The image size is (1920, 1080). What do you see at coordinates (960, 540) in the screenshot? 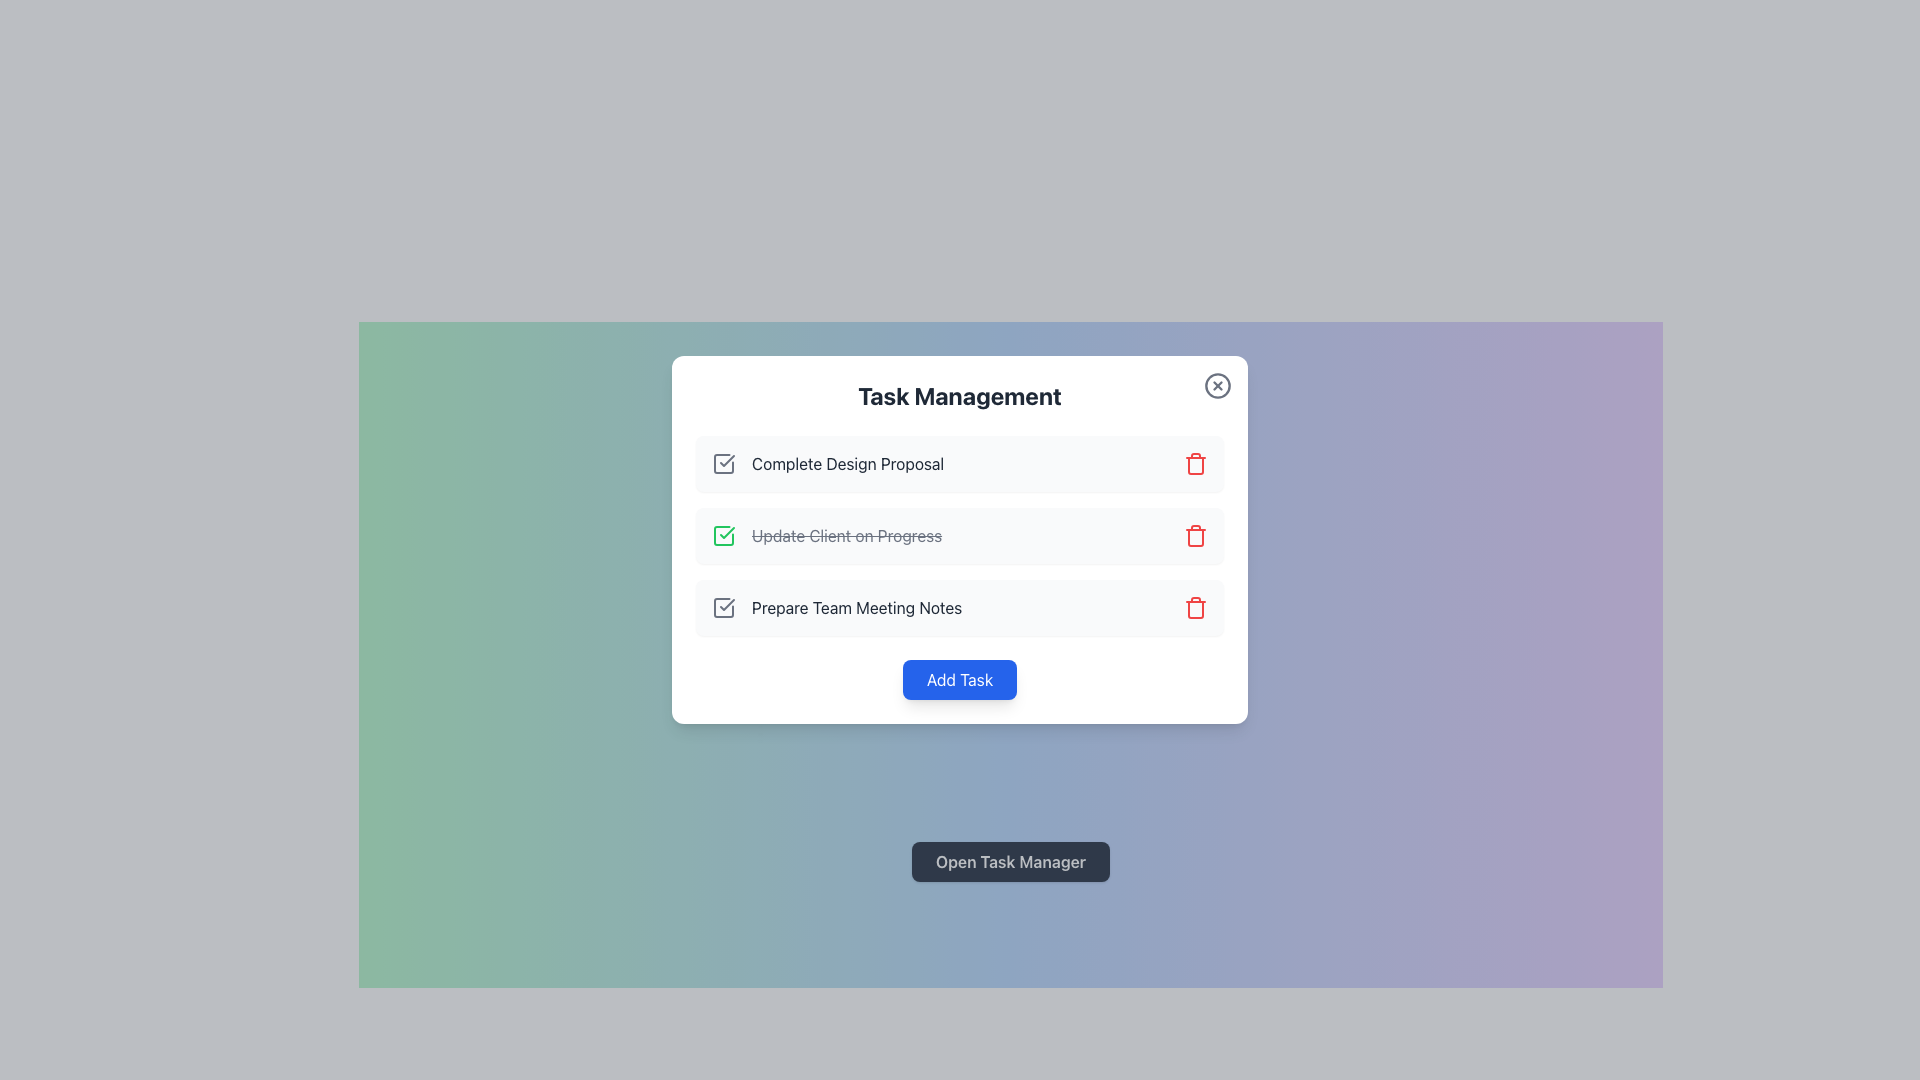
I see `the completed task list item located in the task management modal, which is the second item in the list` at bounding box center [960, 540].